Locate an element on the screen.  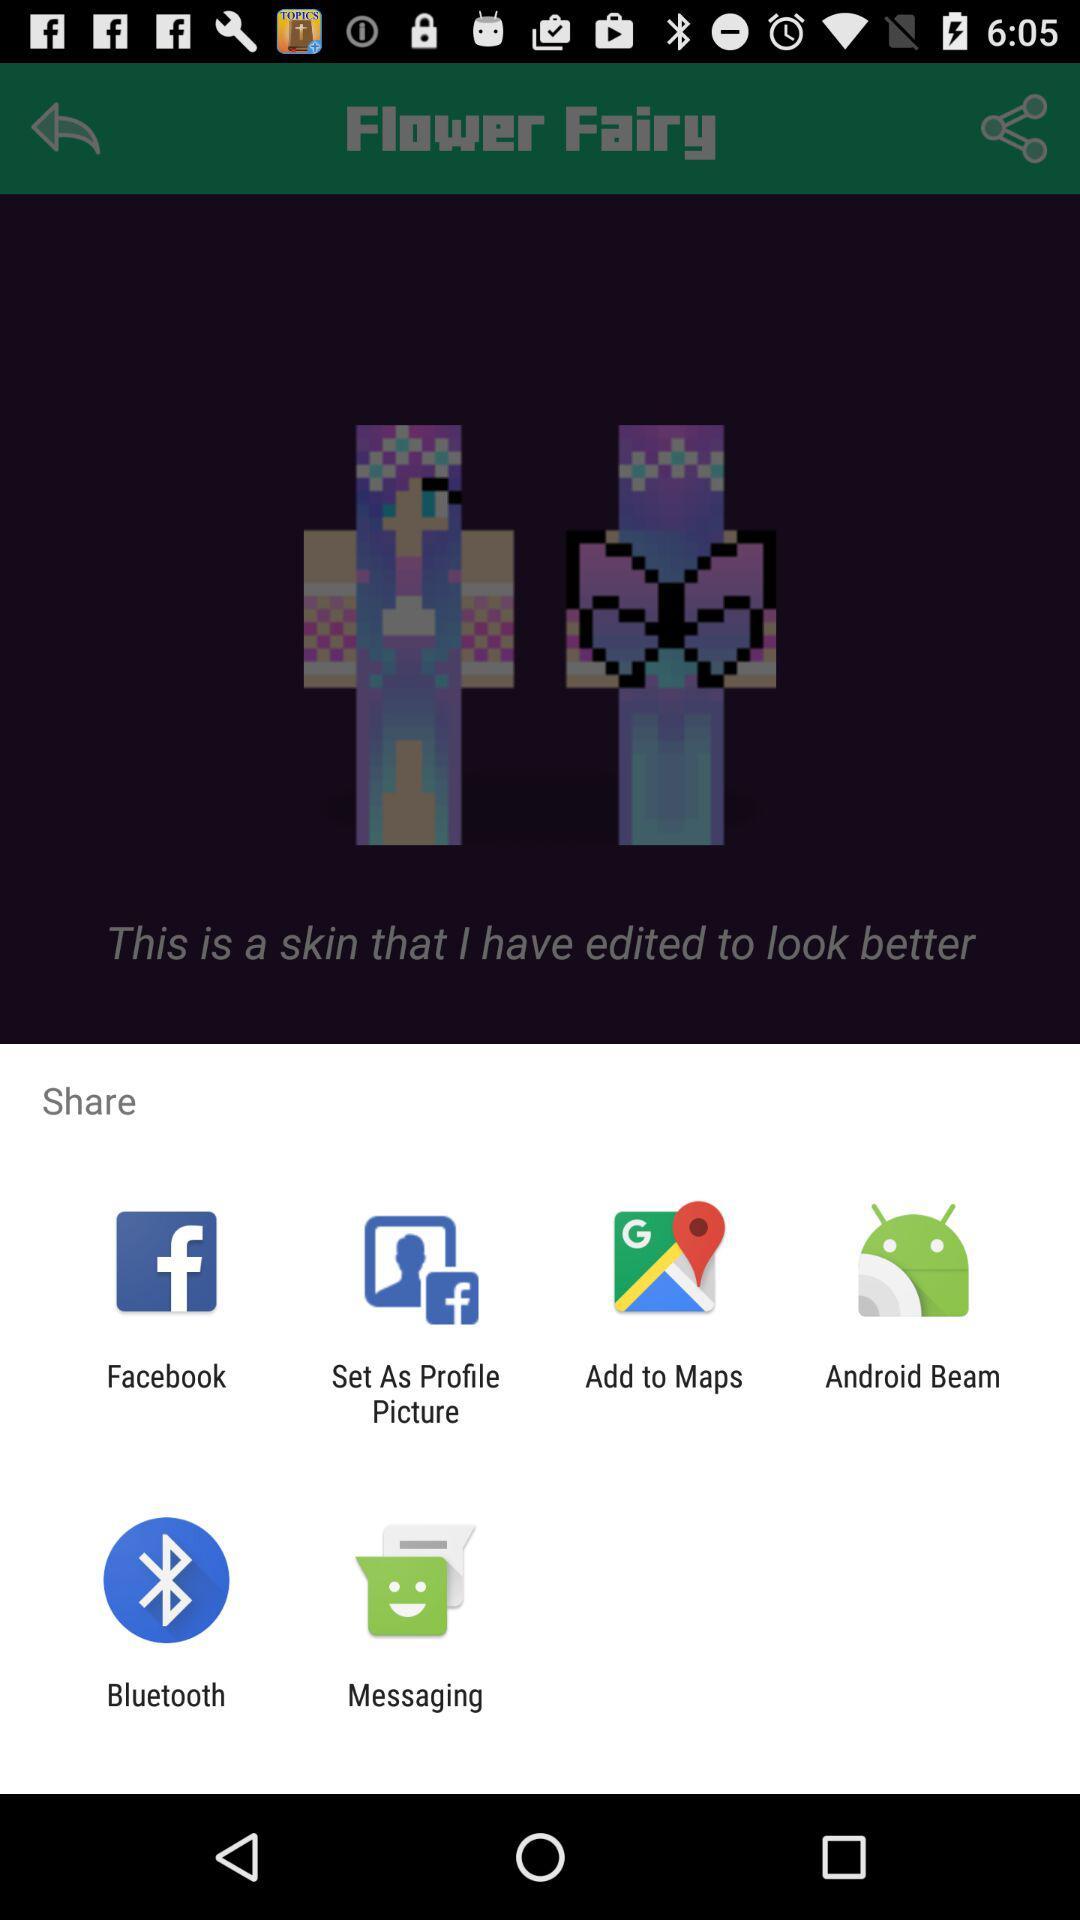
add to maps app is located at coordinates (664, 1392).